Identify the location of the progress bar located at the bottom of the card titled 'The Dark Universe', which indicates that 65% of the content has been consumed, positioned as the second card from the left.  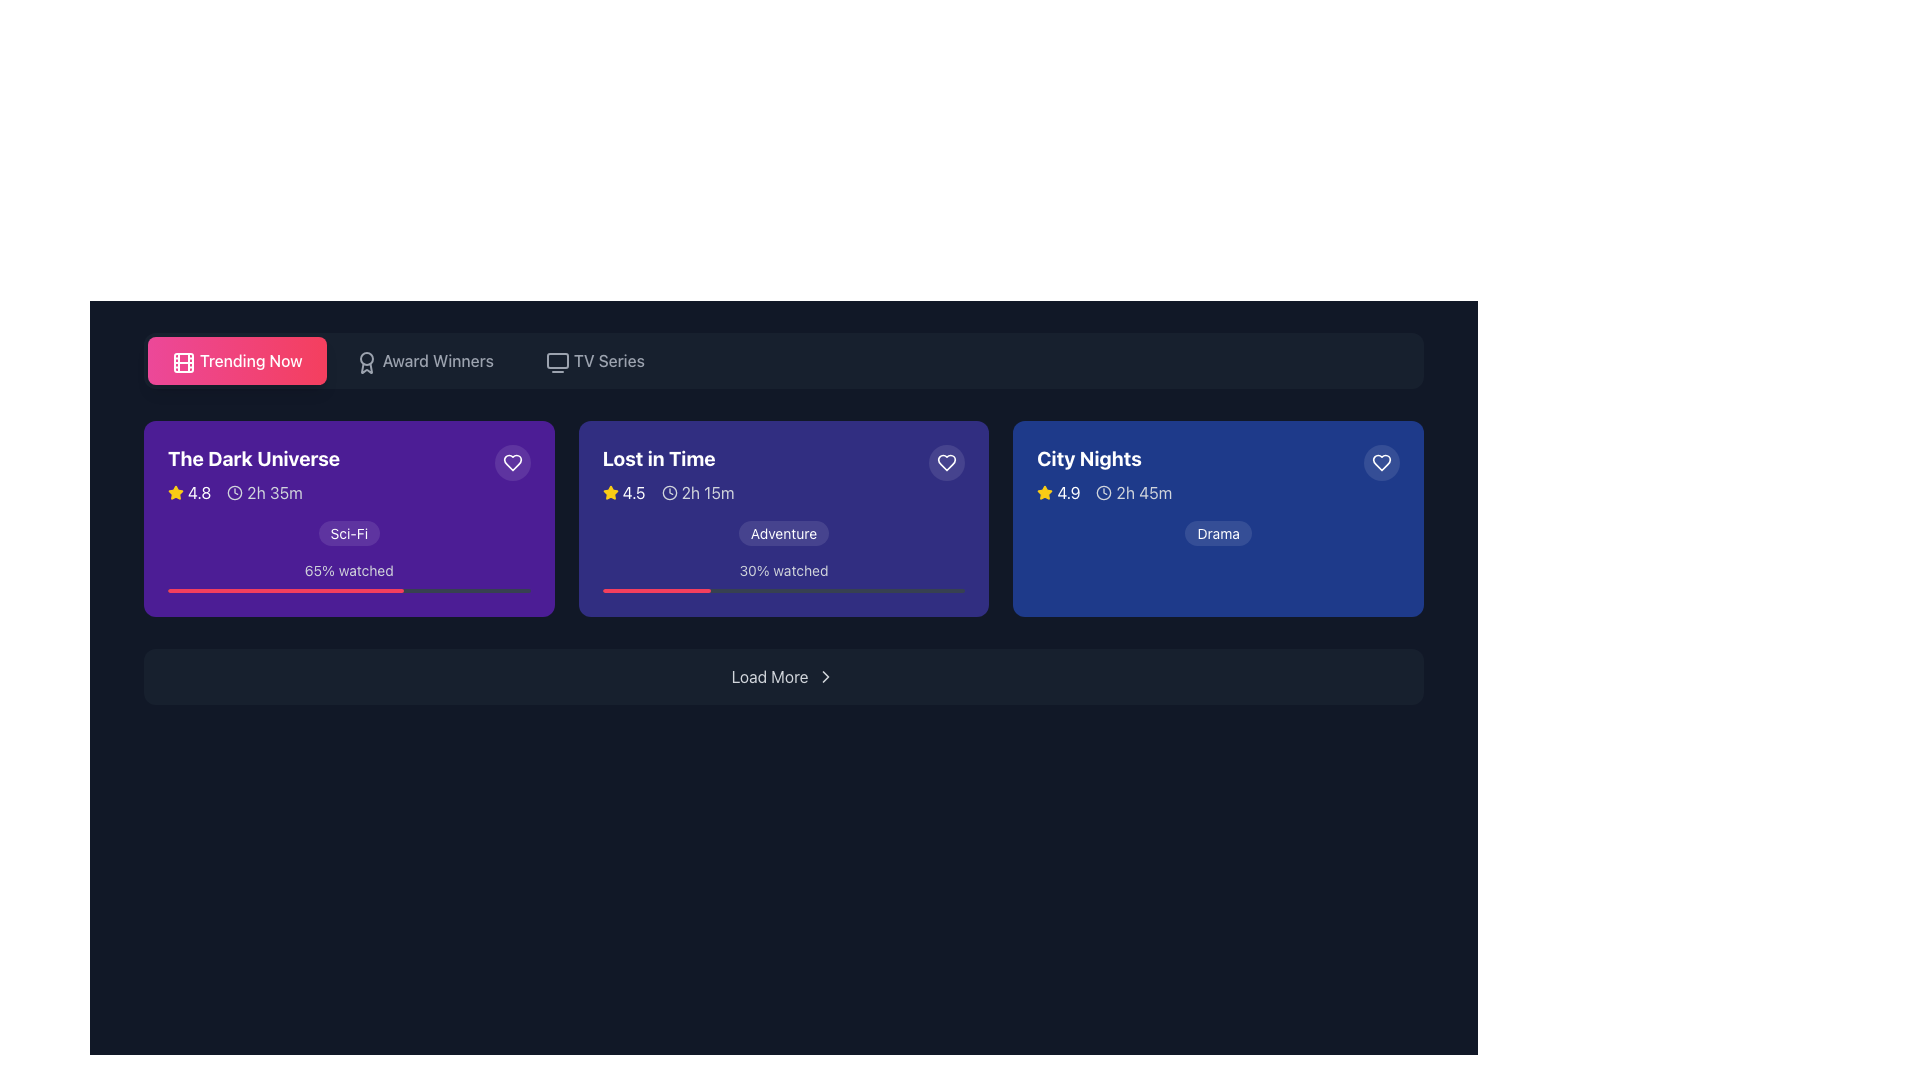
(349, 589).